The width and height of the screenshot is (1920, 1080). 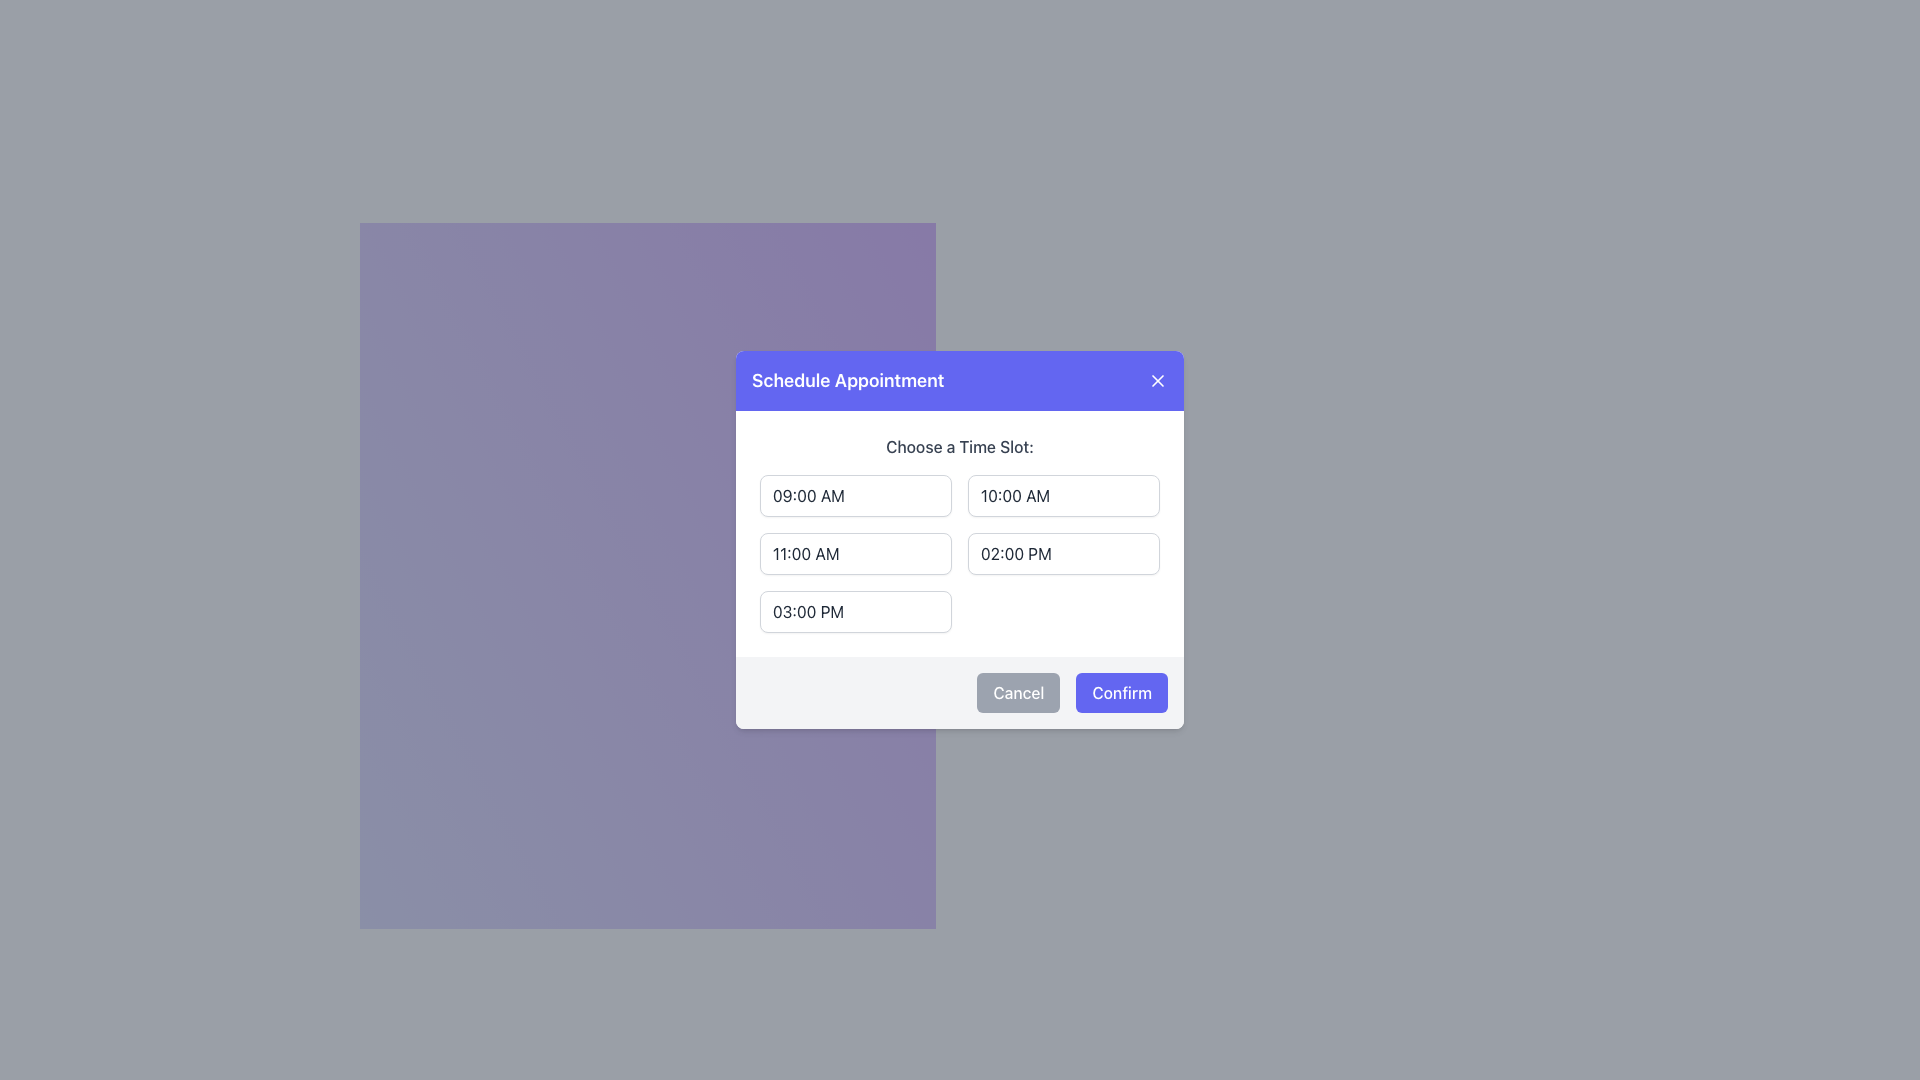 What do you see at coordinates (1063, 495) in the screenshot?
I see `the '10:00 AM' button in the 'Schedule Appointment' dialog` at bounding box center [1063, 495].